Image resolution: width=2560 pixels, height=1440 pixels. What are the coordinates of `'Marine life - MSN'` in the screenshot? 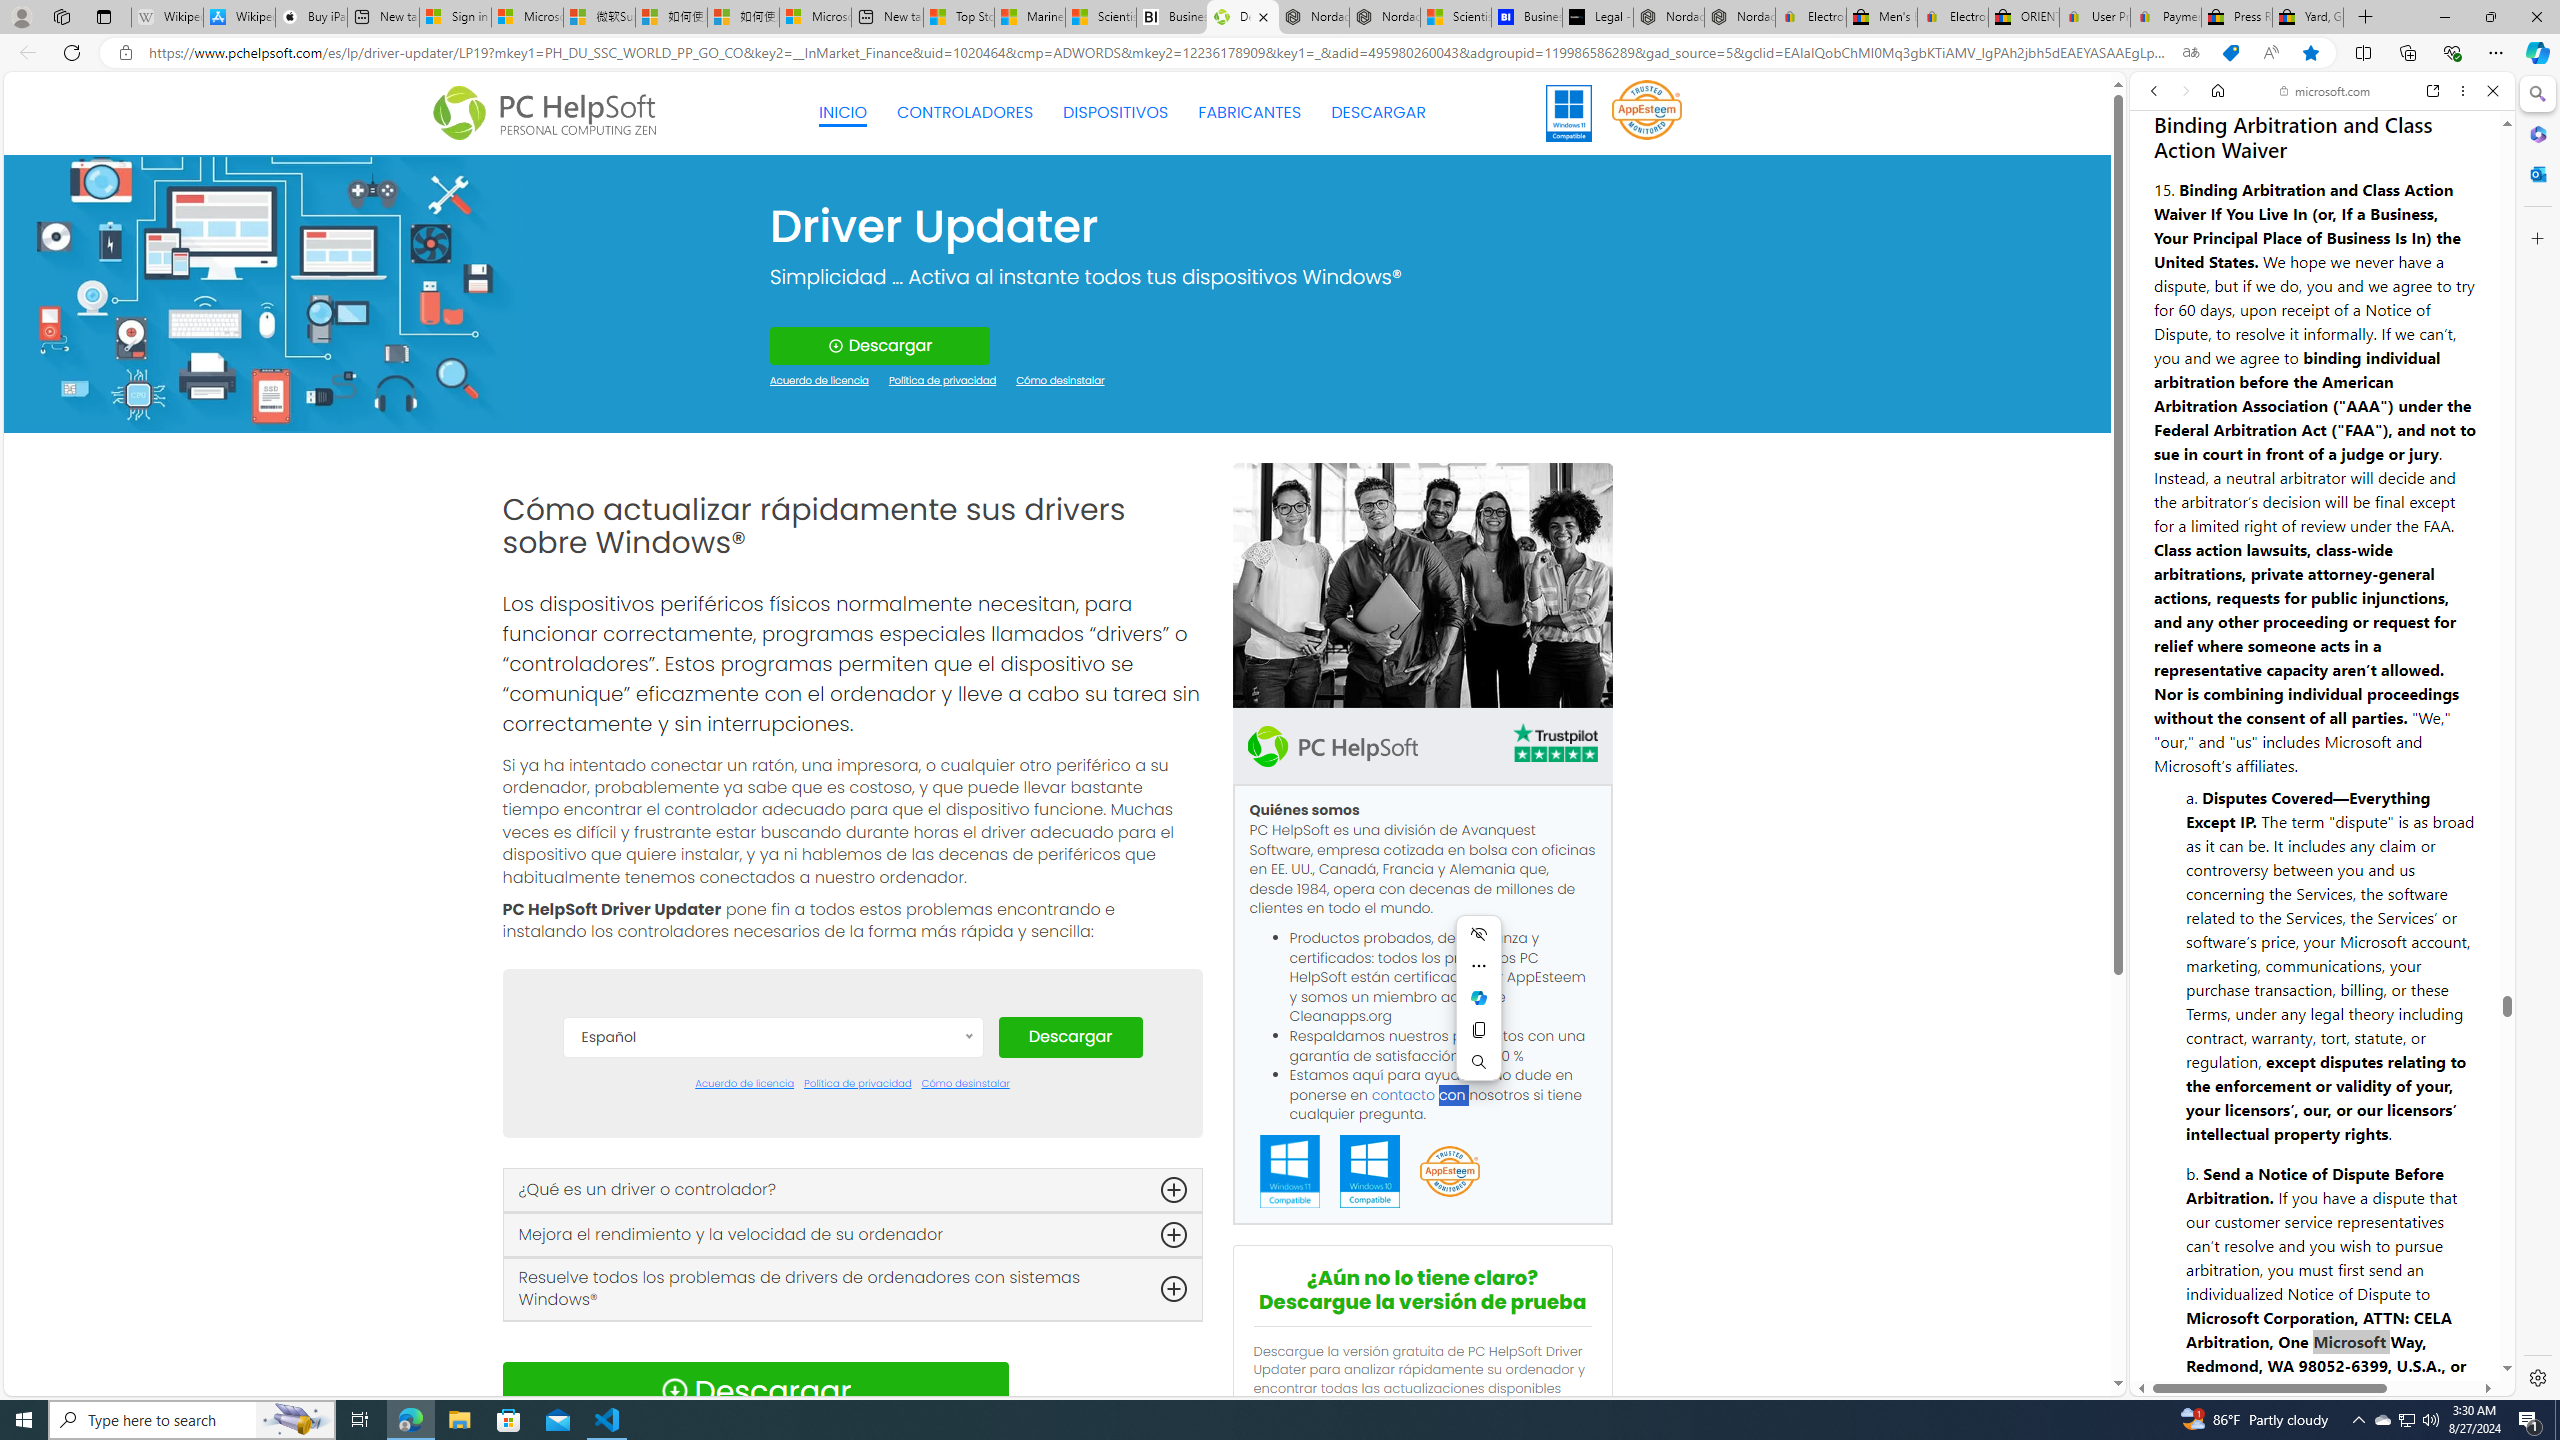 It's located at (1030, 16).